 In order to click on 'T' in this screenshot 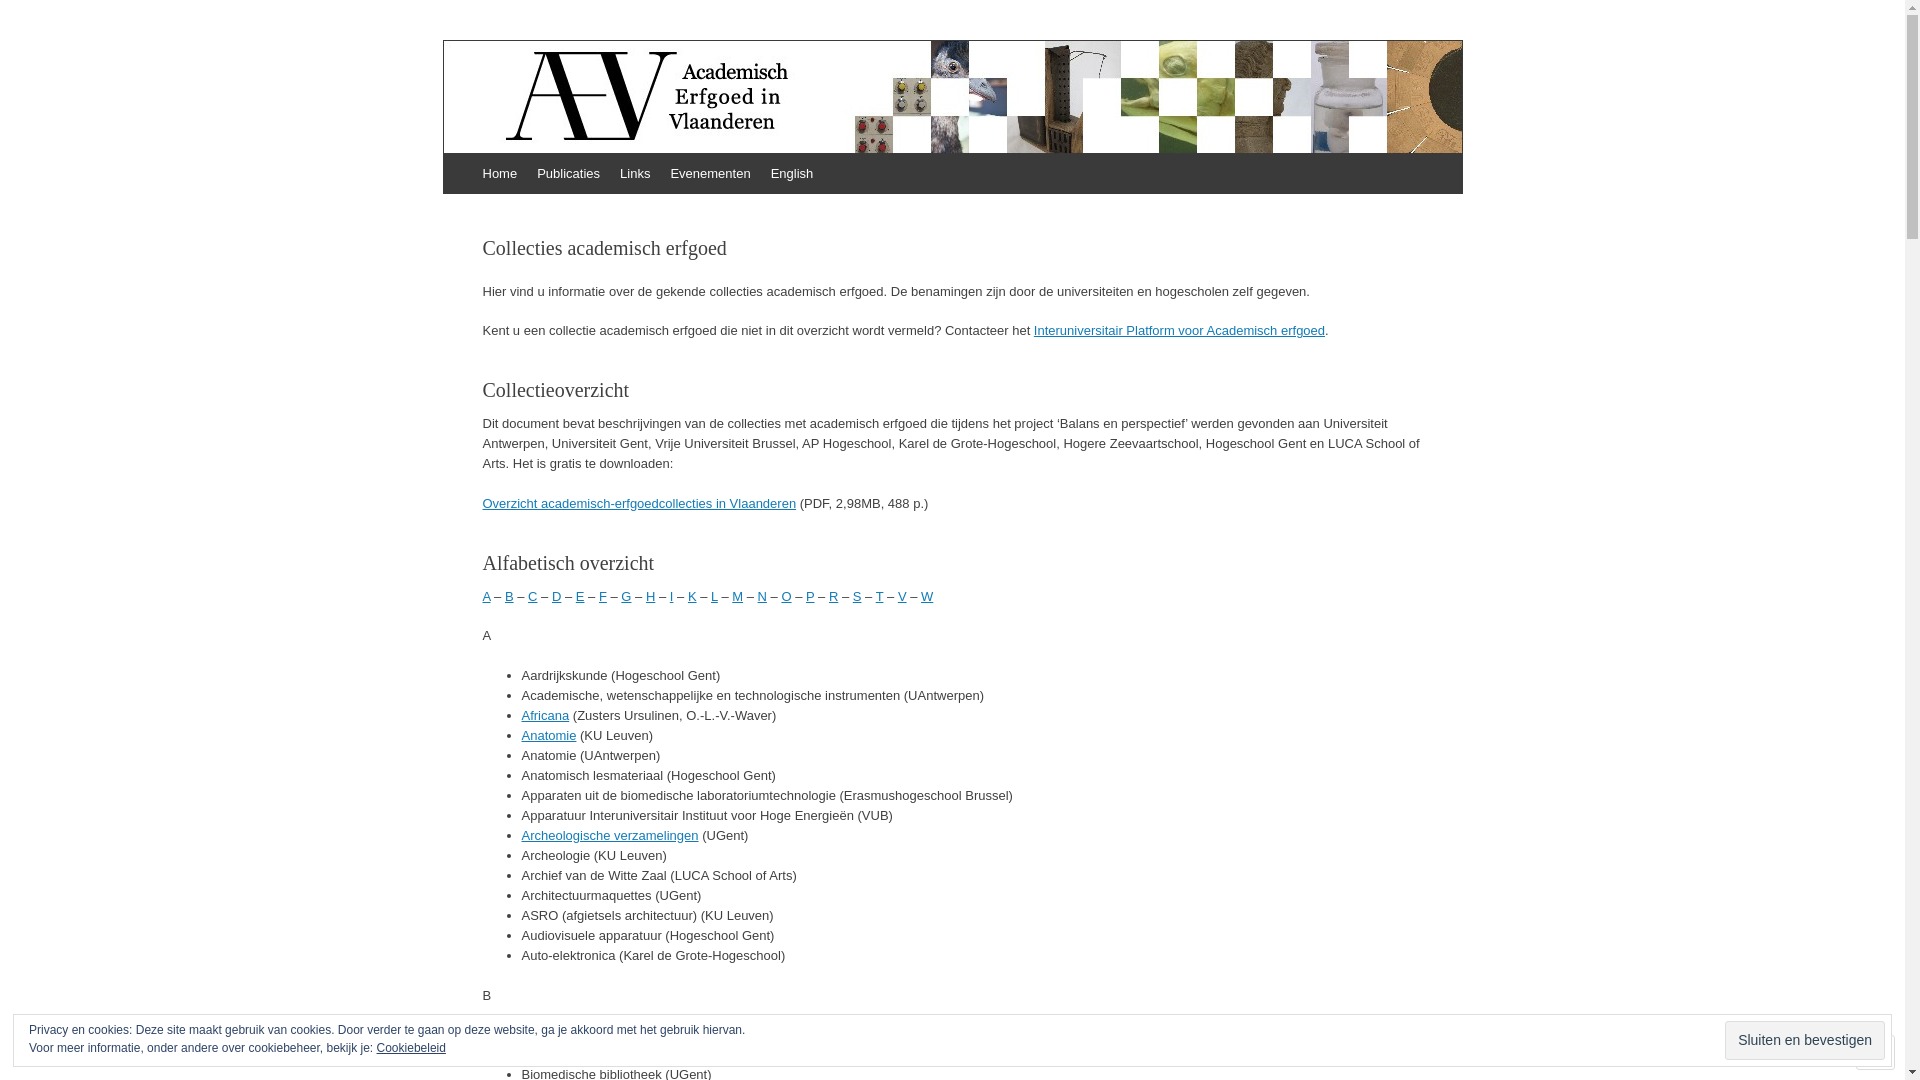, I will do `click(879, 594)`.